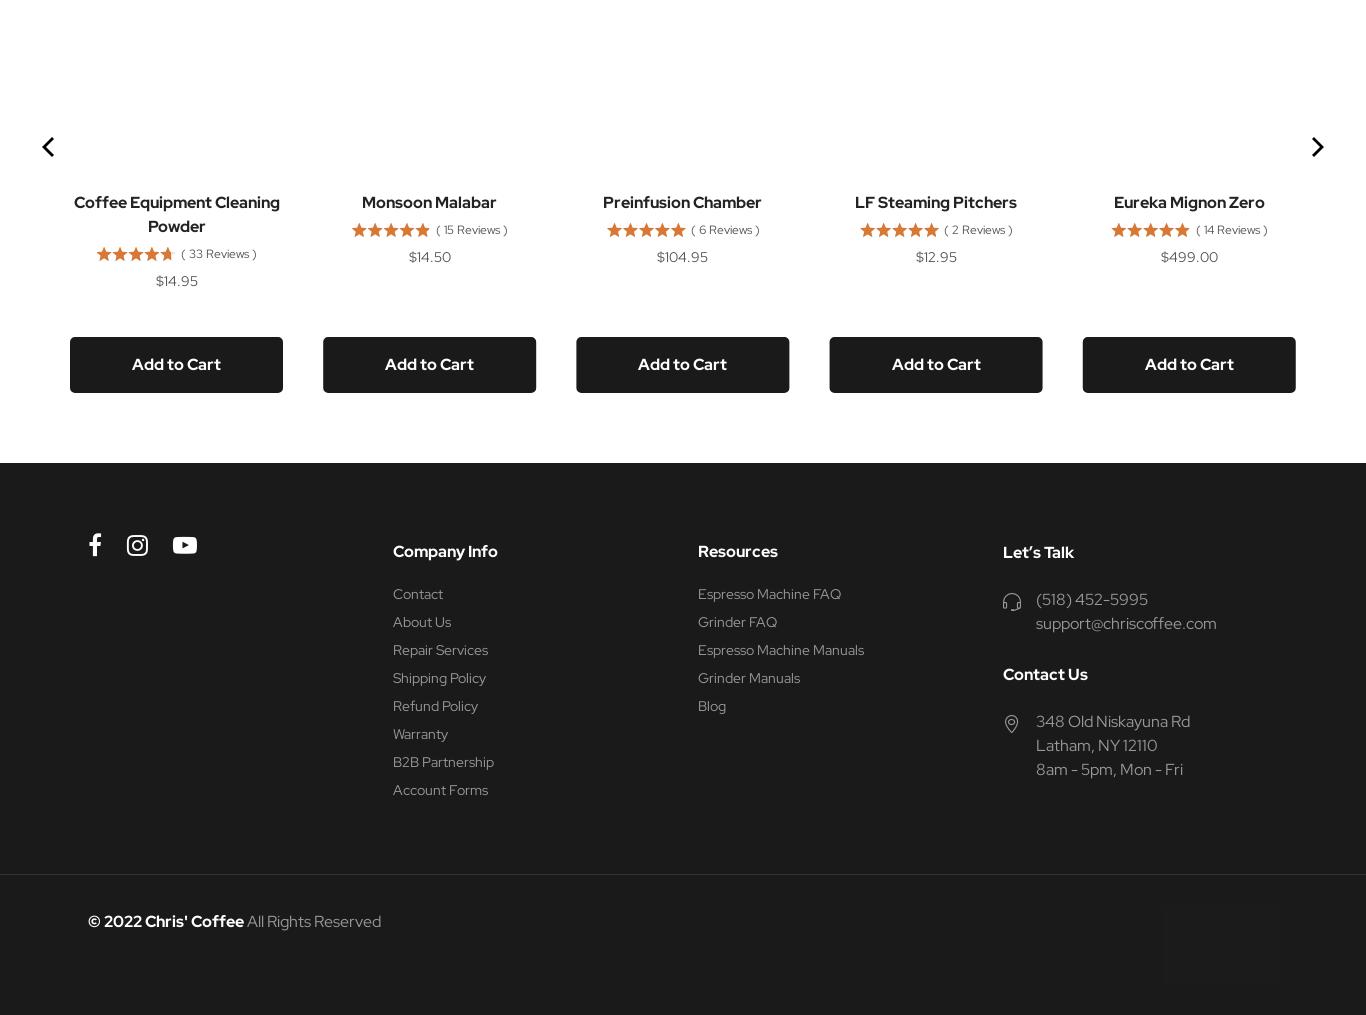 This screenshot has width=1366, height=1015. Describe the element at coordinates (166, 920) in the screenshot. I see `'© 2022 Chris' Coffee'` at that location.